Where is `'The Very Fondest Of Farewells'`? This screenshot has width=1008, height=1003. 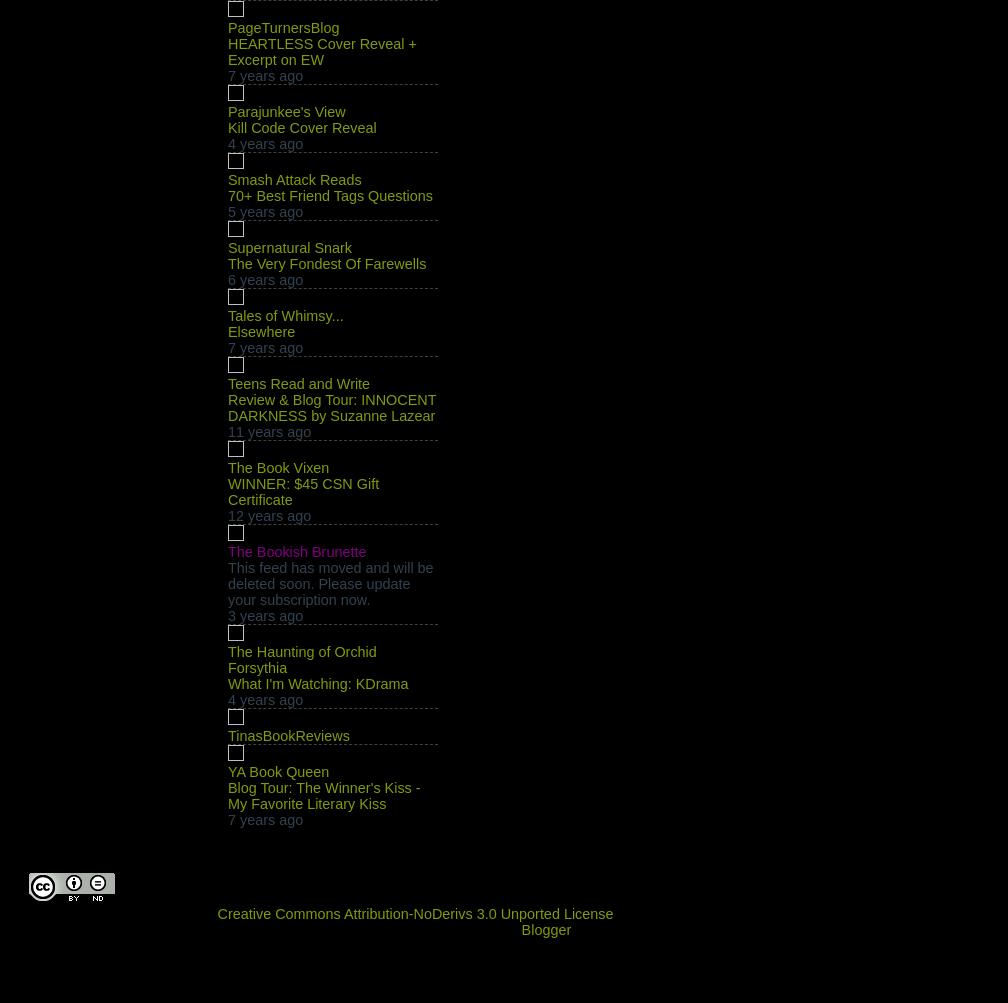
'The Very Fondest Of Farewells' is located at coordinates (326, 263).